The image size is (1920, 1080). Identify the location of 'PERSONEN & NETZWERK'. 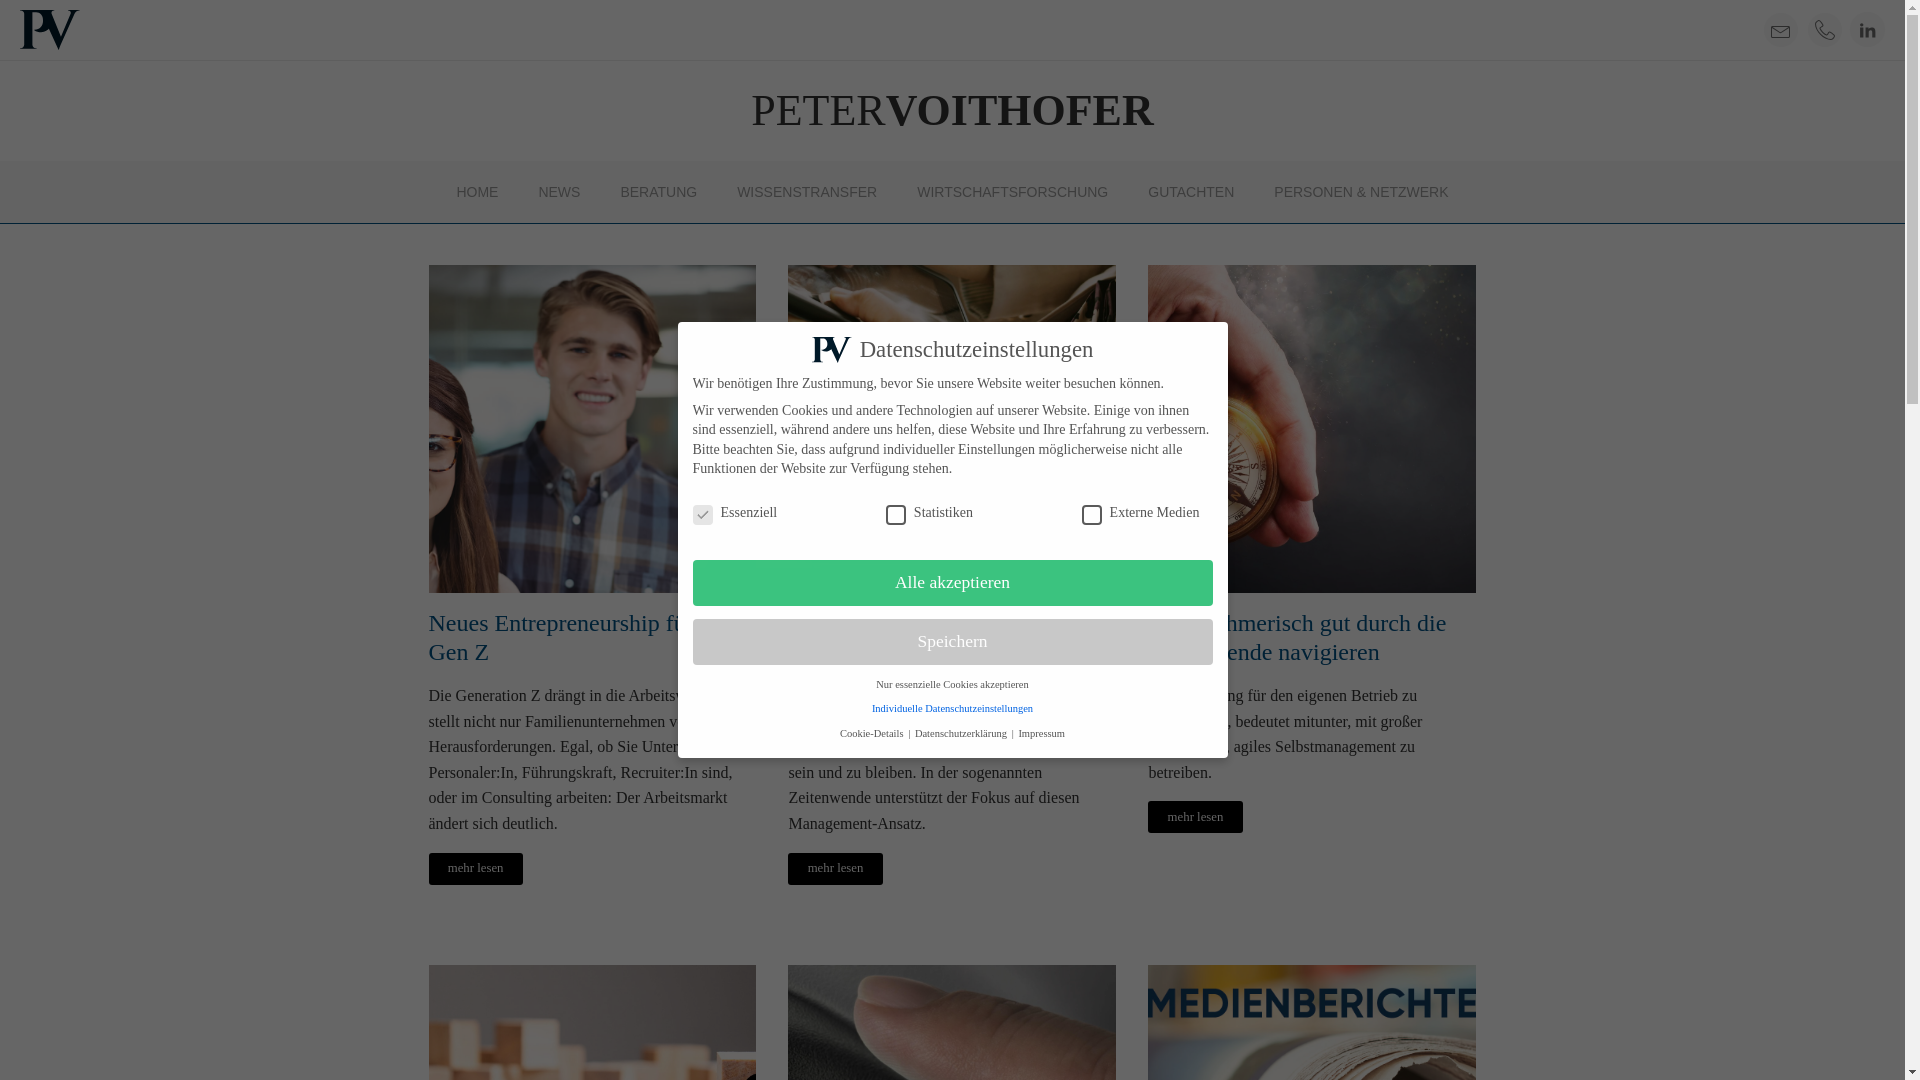
(1360, 192).